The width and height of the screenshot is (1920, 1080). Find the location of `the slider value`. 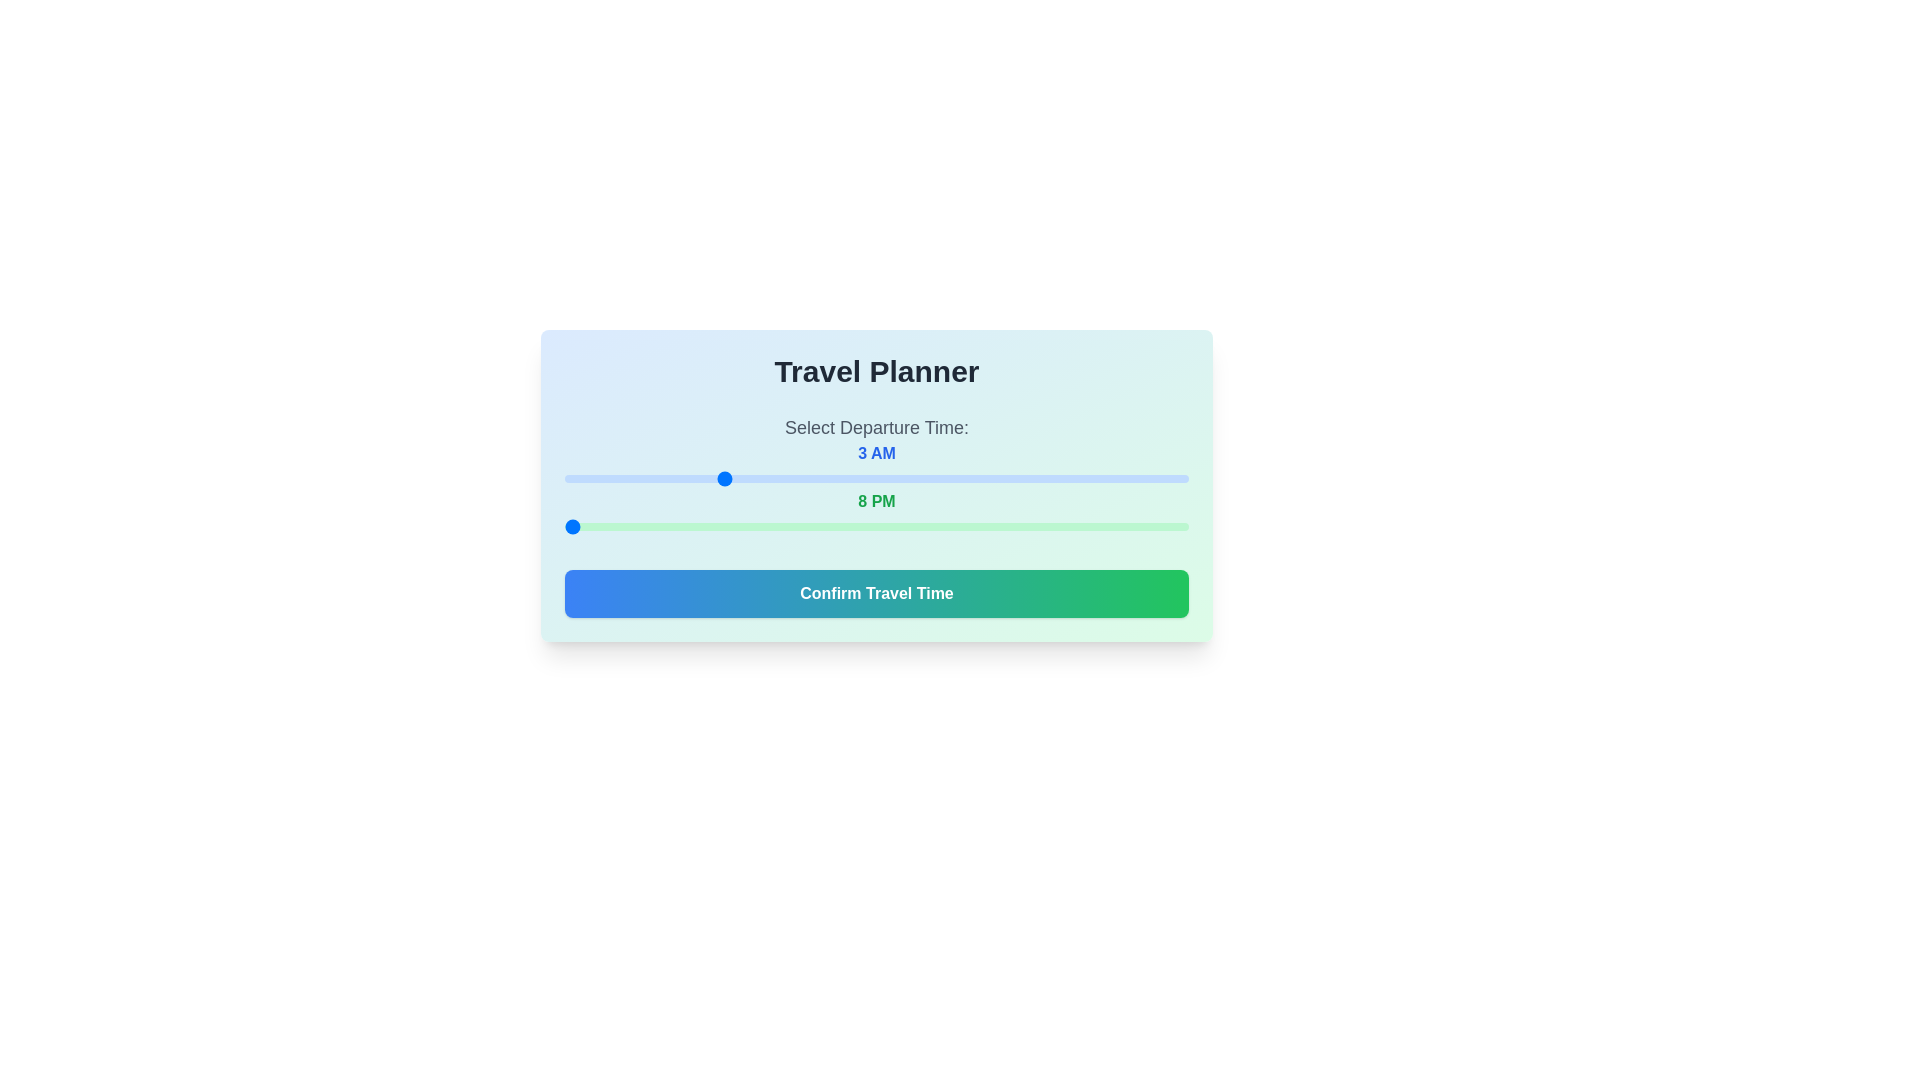

the slider value is located at coordinates (668, 526).